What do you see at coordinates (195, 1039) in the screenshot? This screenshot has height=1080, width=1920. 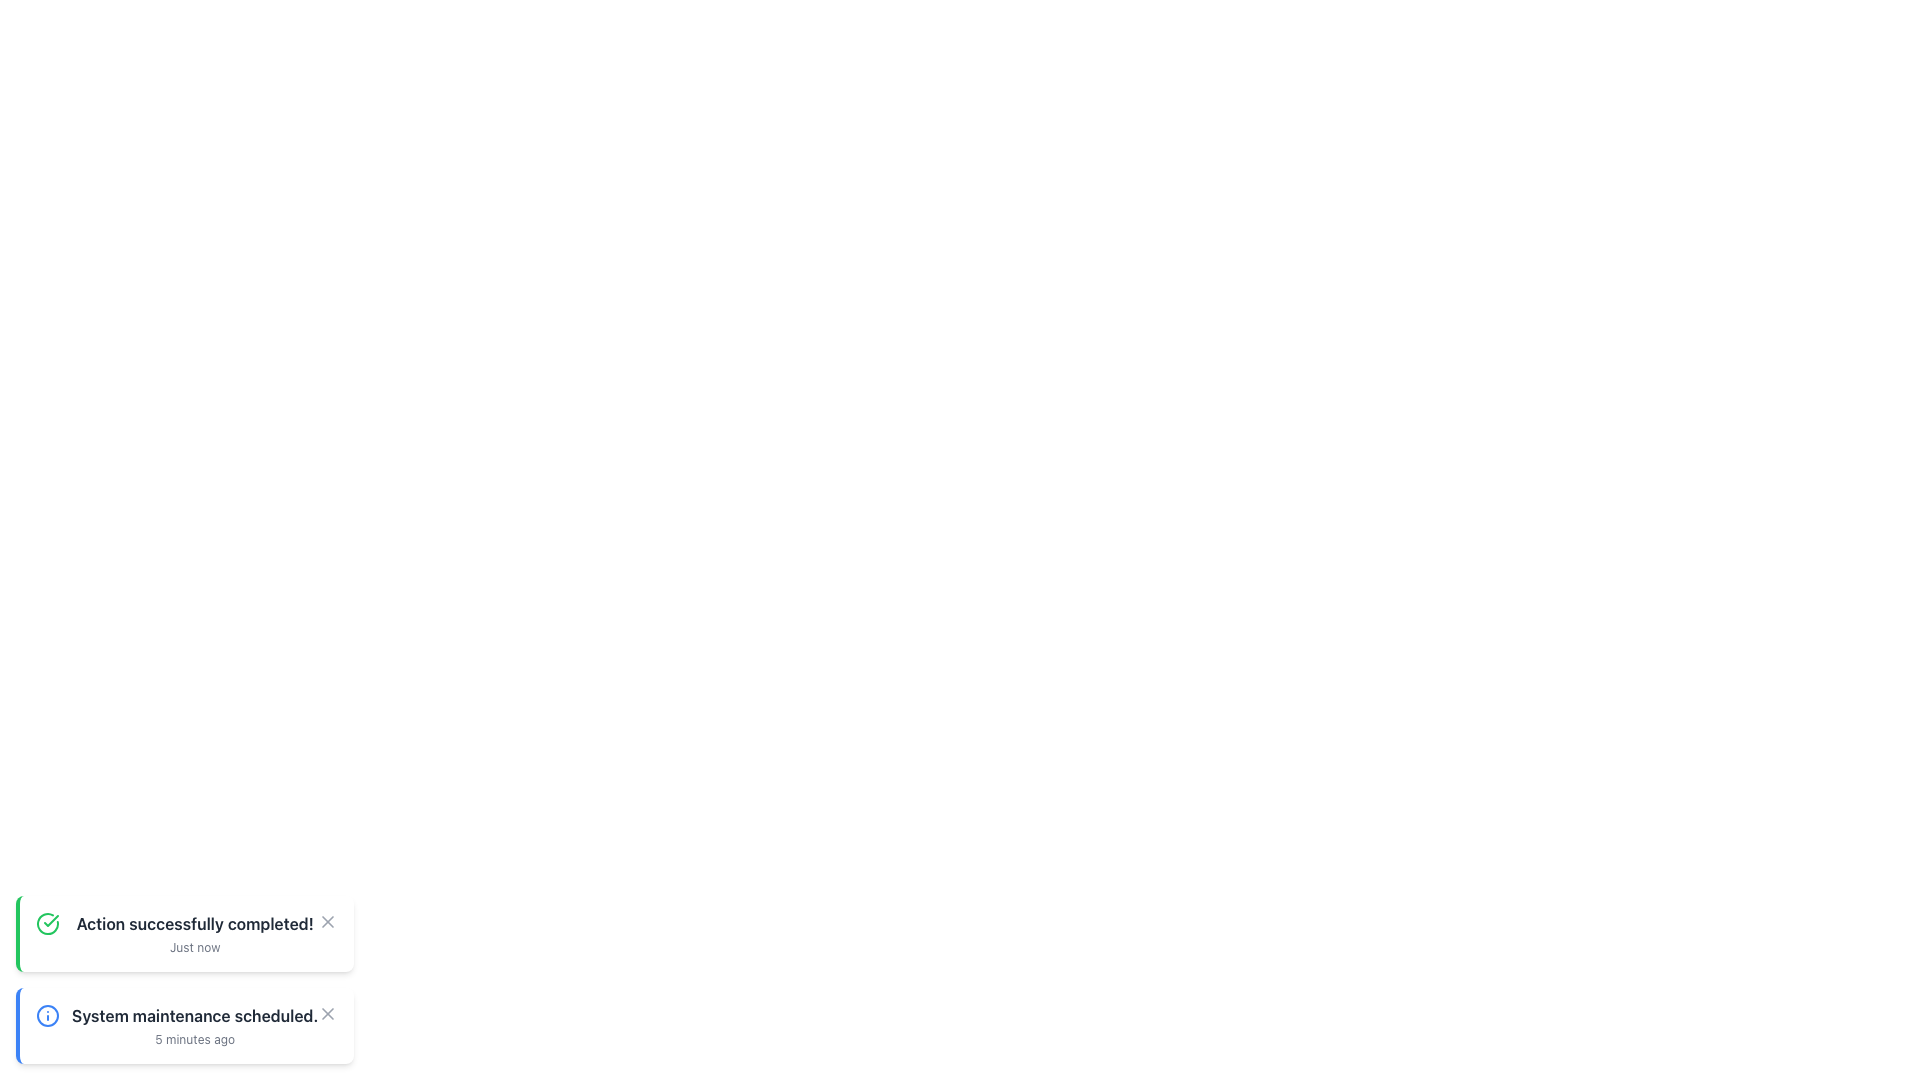 I see `the timestamp text label located at the bottom-left of the notification card titled 'System maintenance scheduled'` at bounding box center [195, 1039].